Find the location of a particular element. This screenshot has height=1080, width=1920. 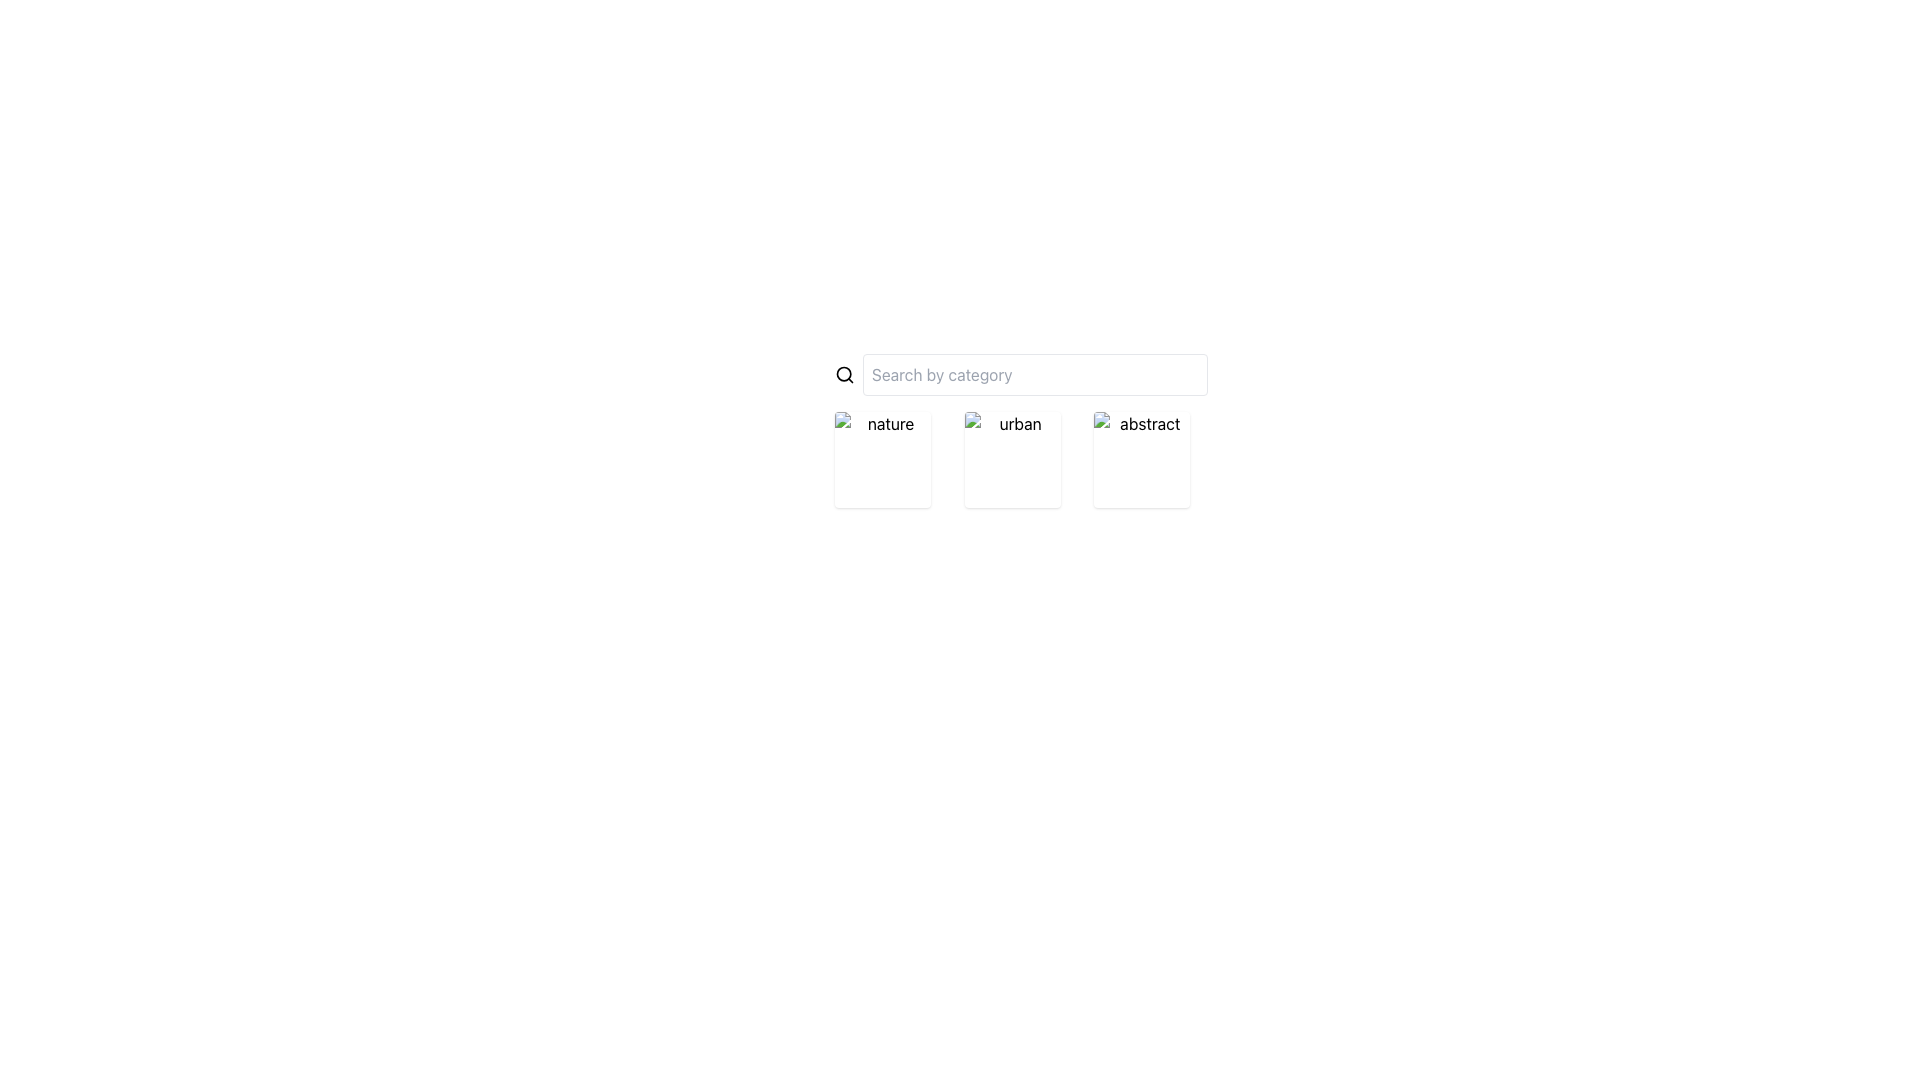

the details of the image thumbnail with alternate text 'nature', which is the first item in a horizontal sequence of similarly styled elements located below a search bar is located at coordinates (882, 459).